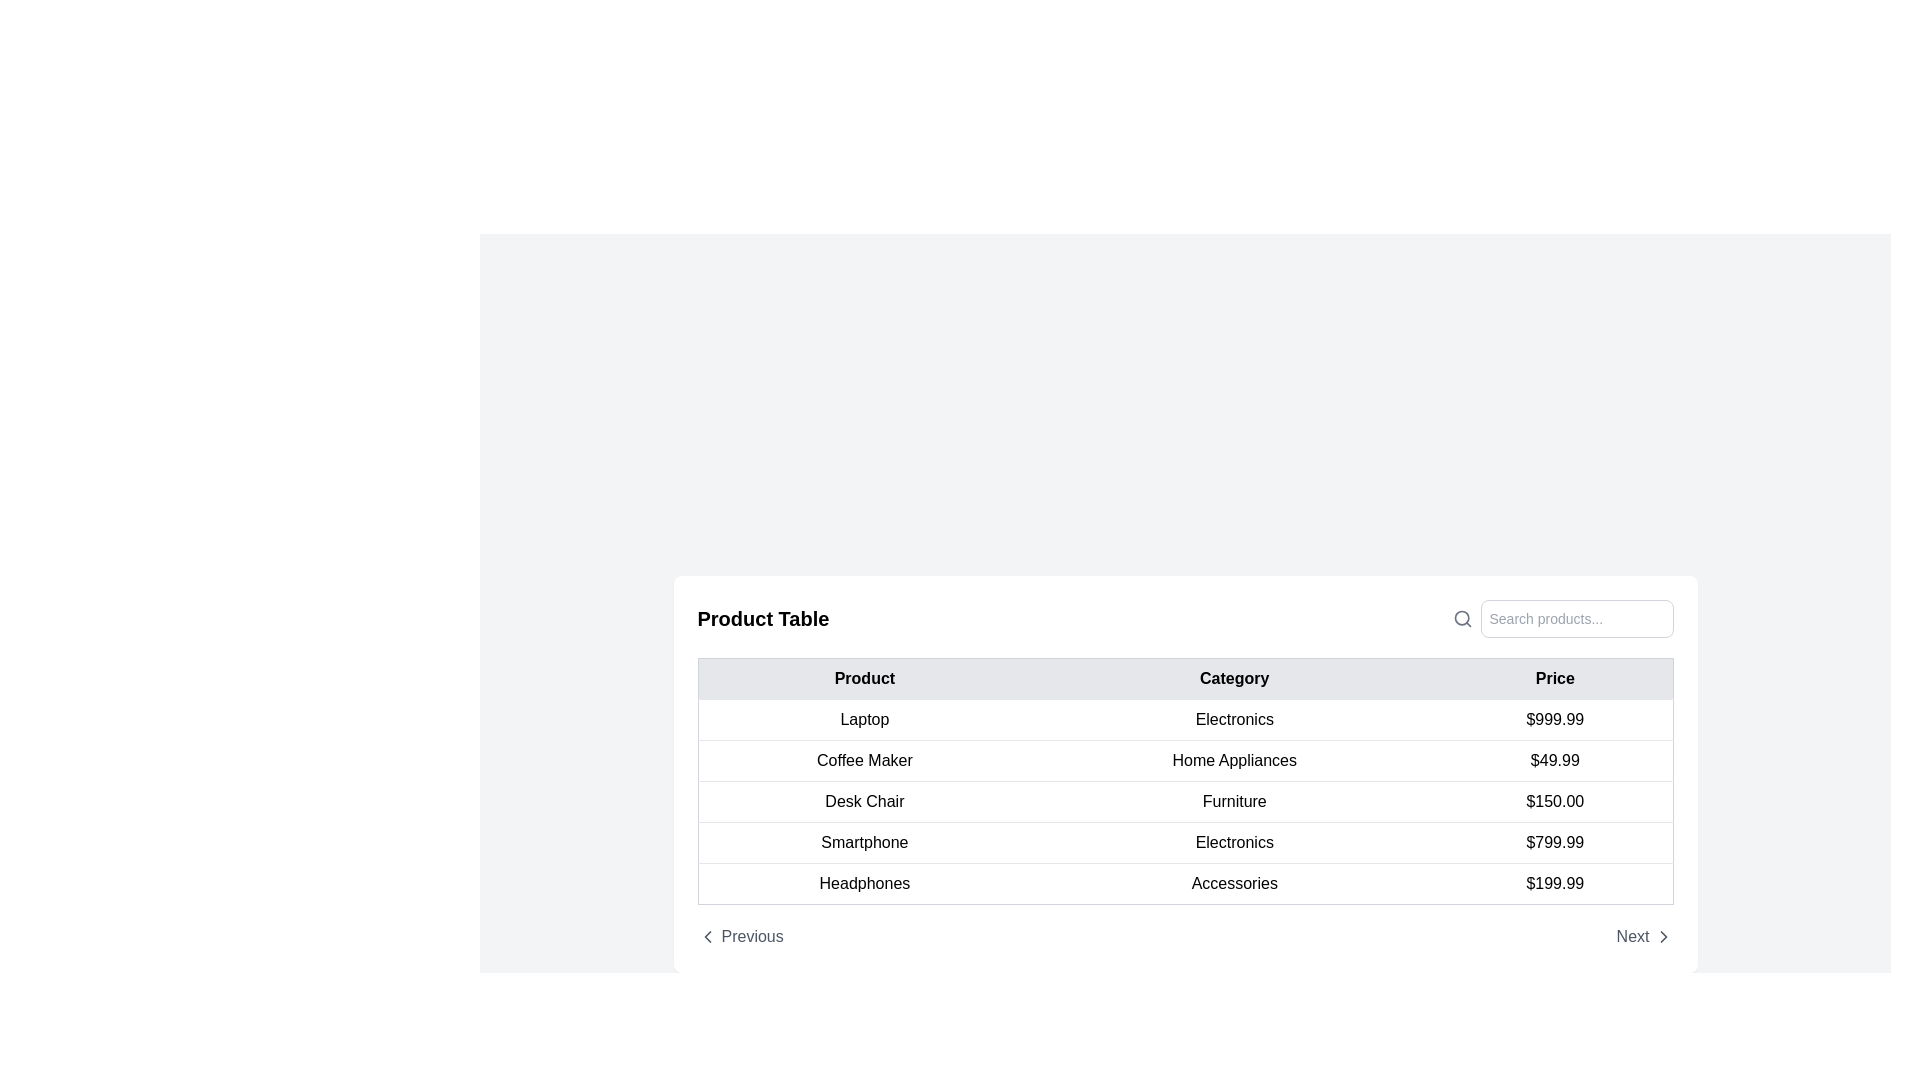 Image resolution: width=1920 pixels, height=1080 pixels. Describe the element at coordinates (751, 936) in the screenshot. I see `the 'Previous' text label or hyperlink, which is styled like a navigation button and positioned next to a left-pointing arrow icon` at that location.